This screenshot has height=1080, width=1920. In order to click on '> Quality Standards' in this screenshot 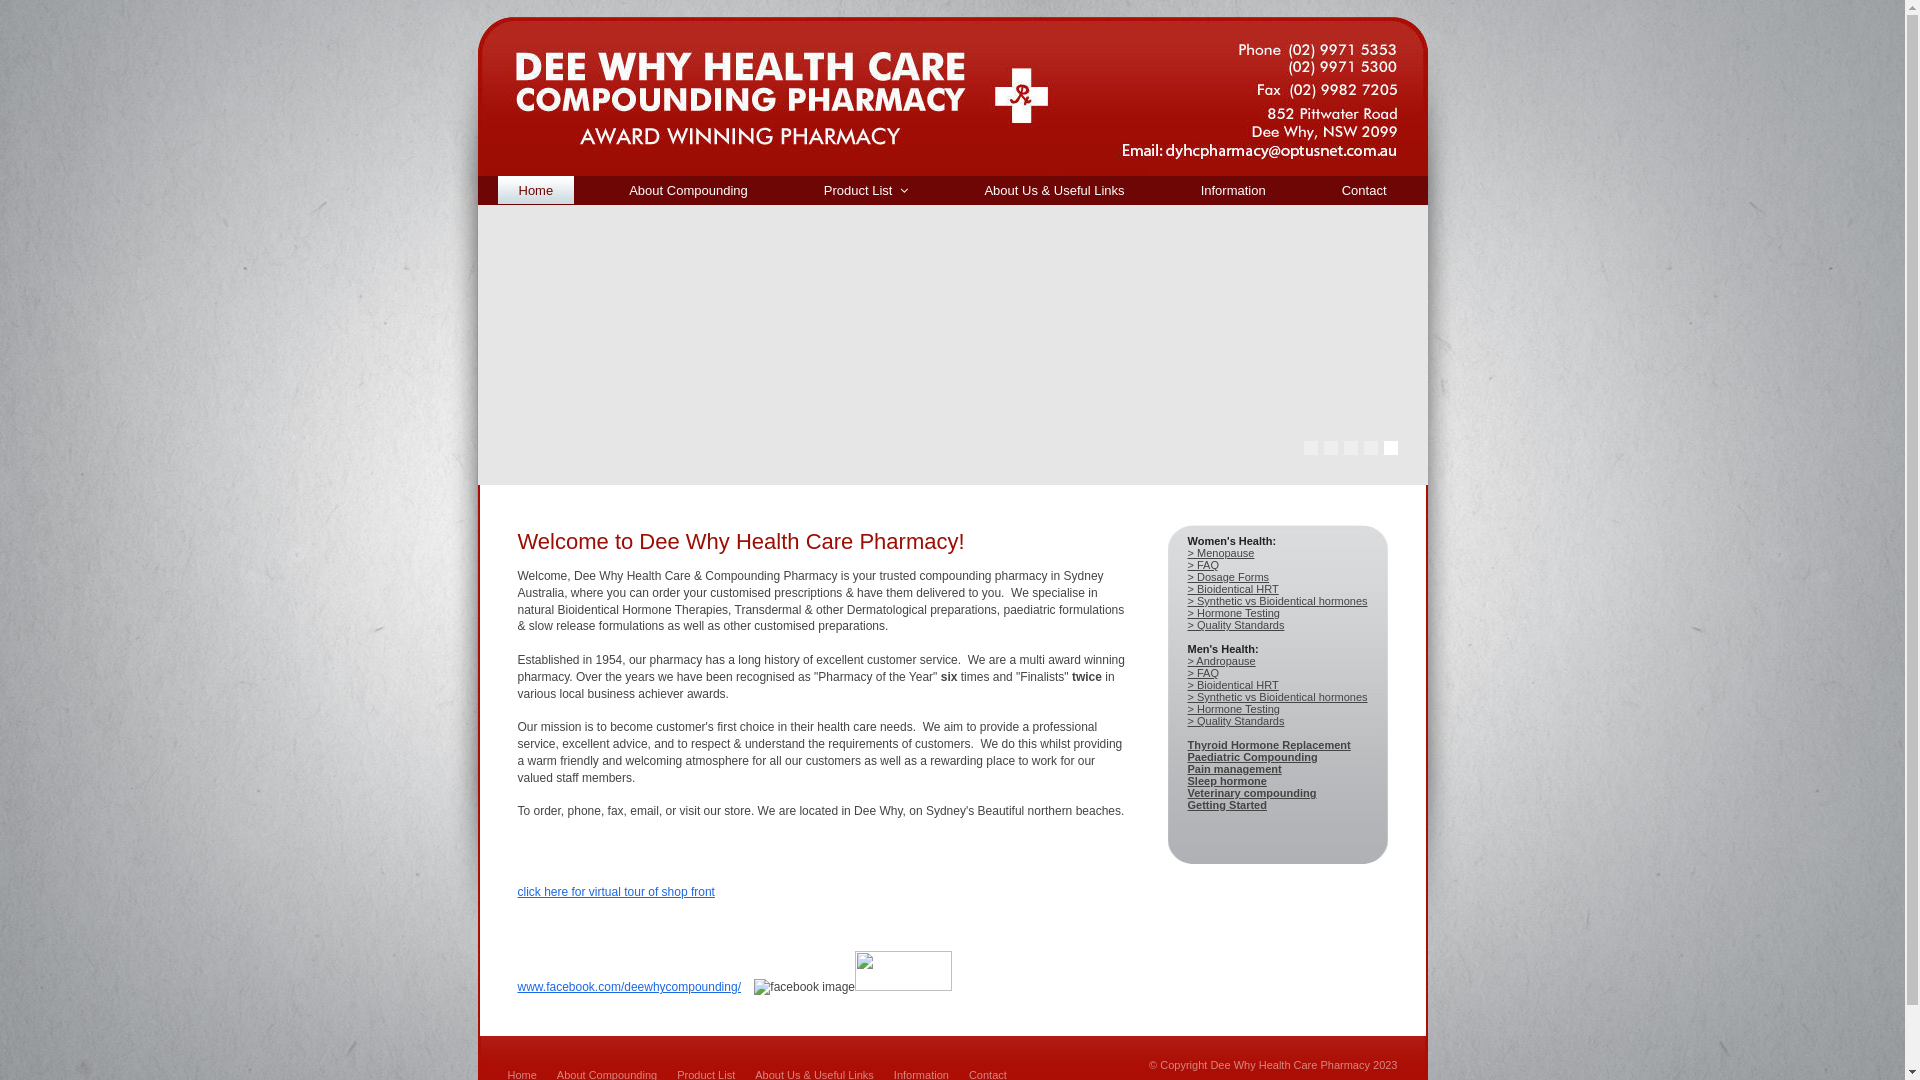, I will do `click(1235, 721)`.